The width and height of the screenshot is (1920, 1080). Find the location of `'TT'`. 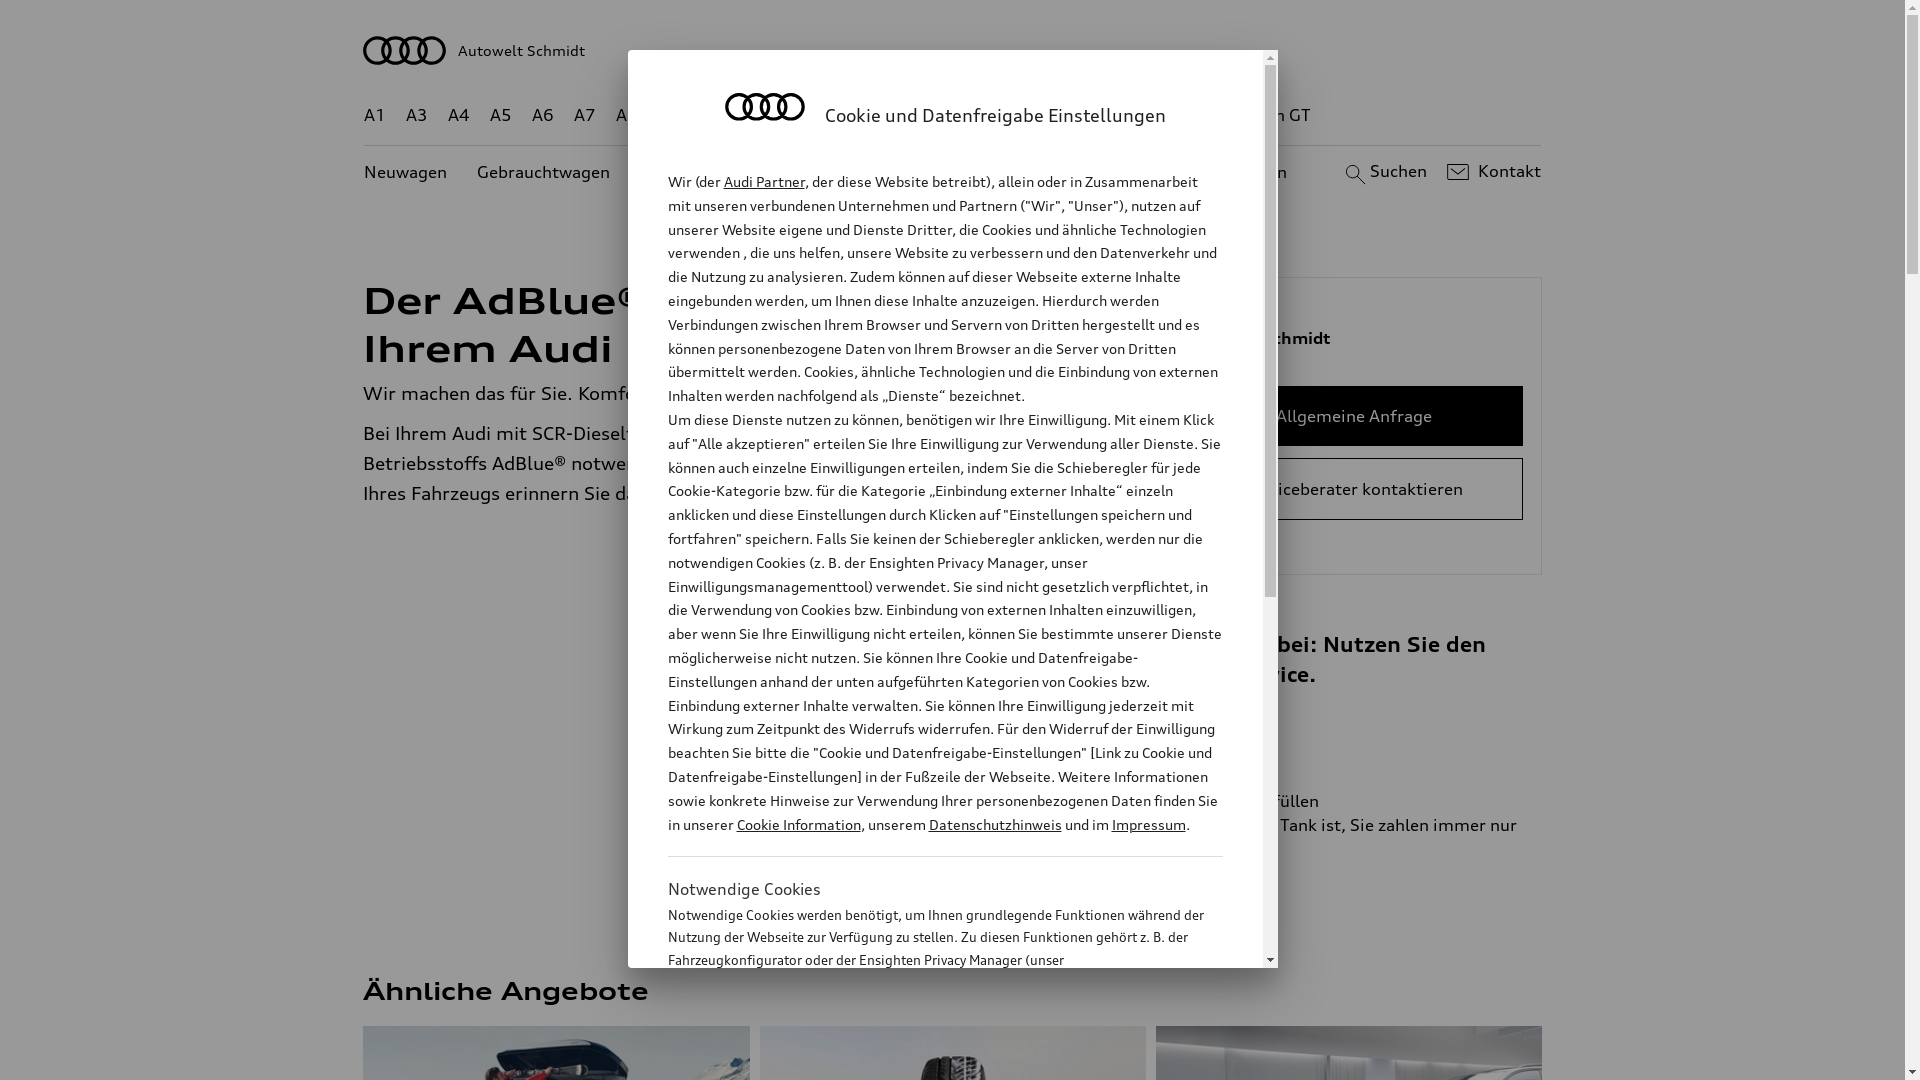

'TT' is located at coordinates (1074, 115).